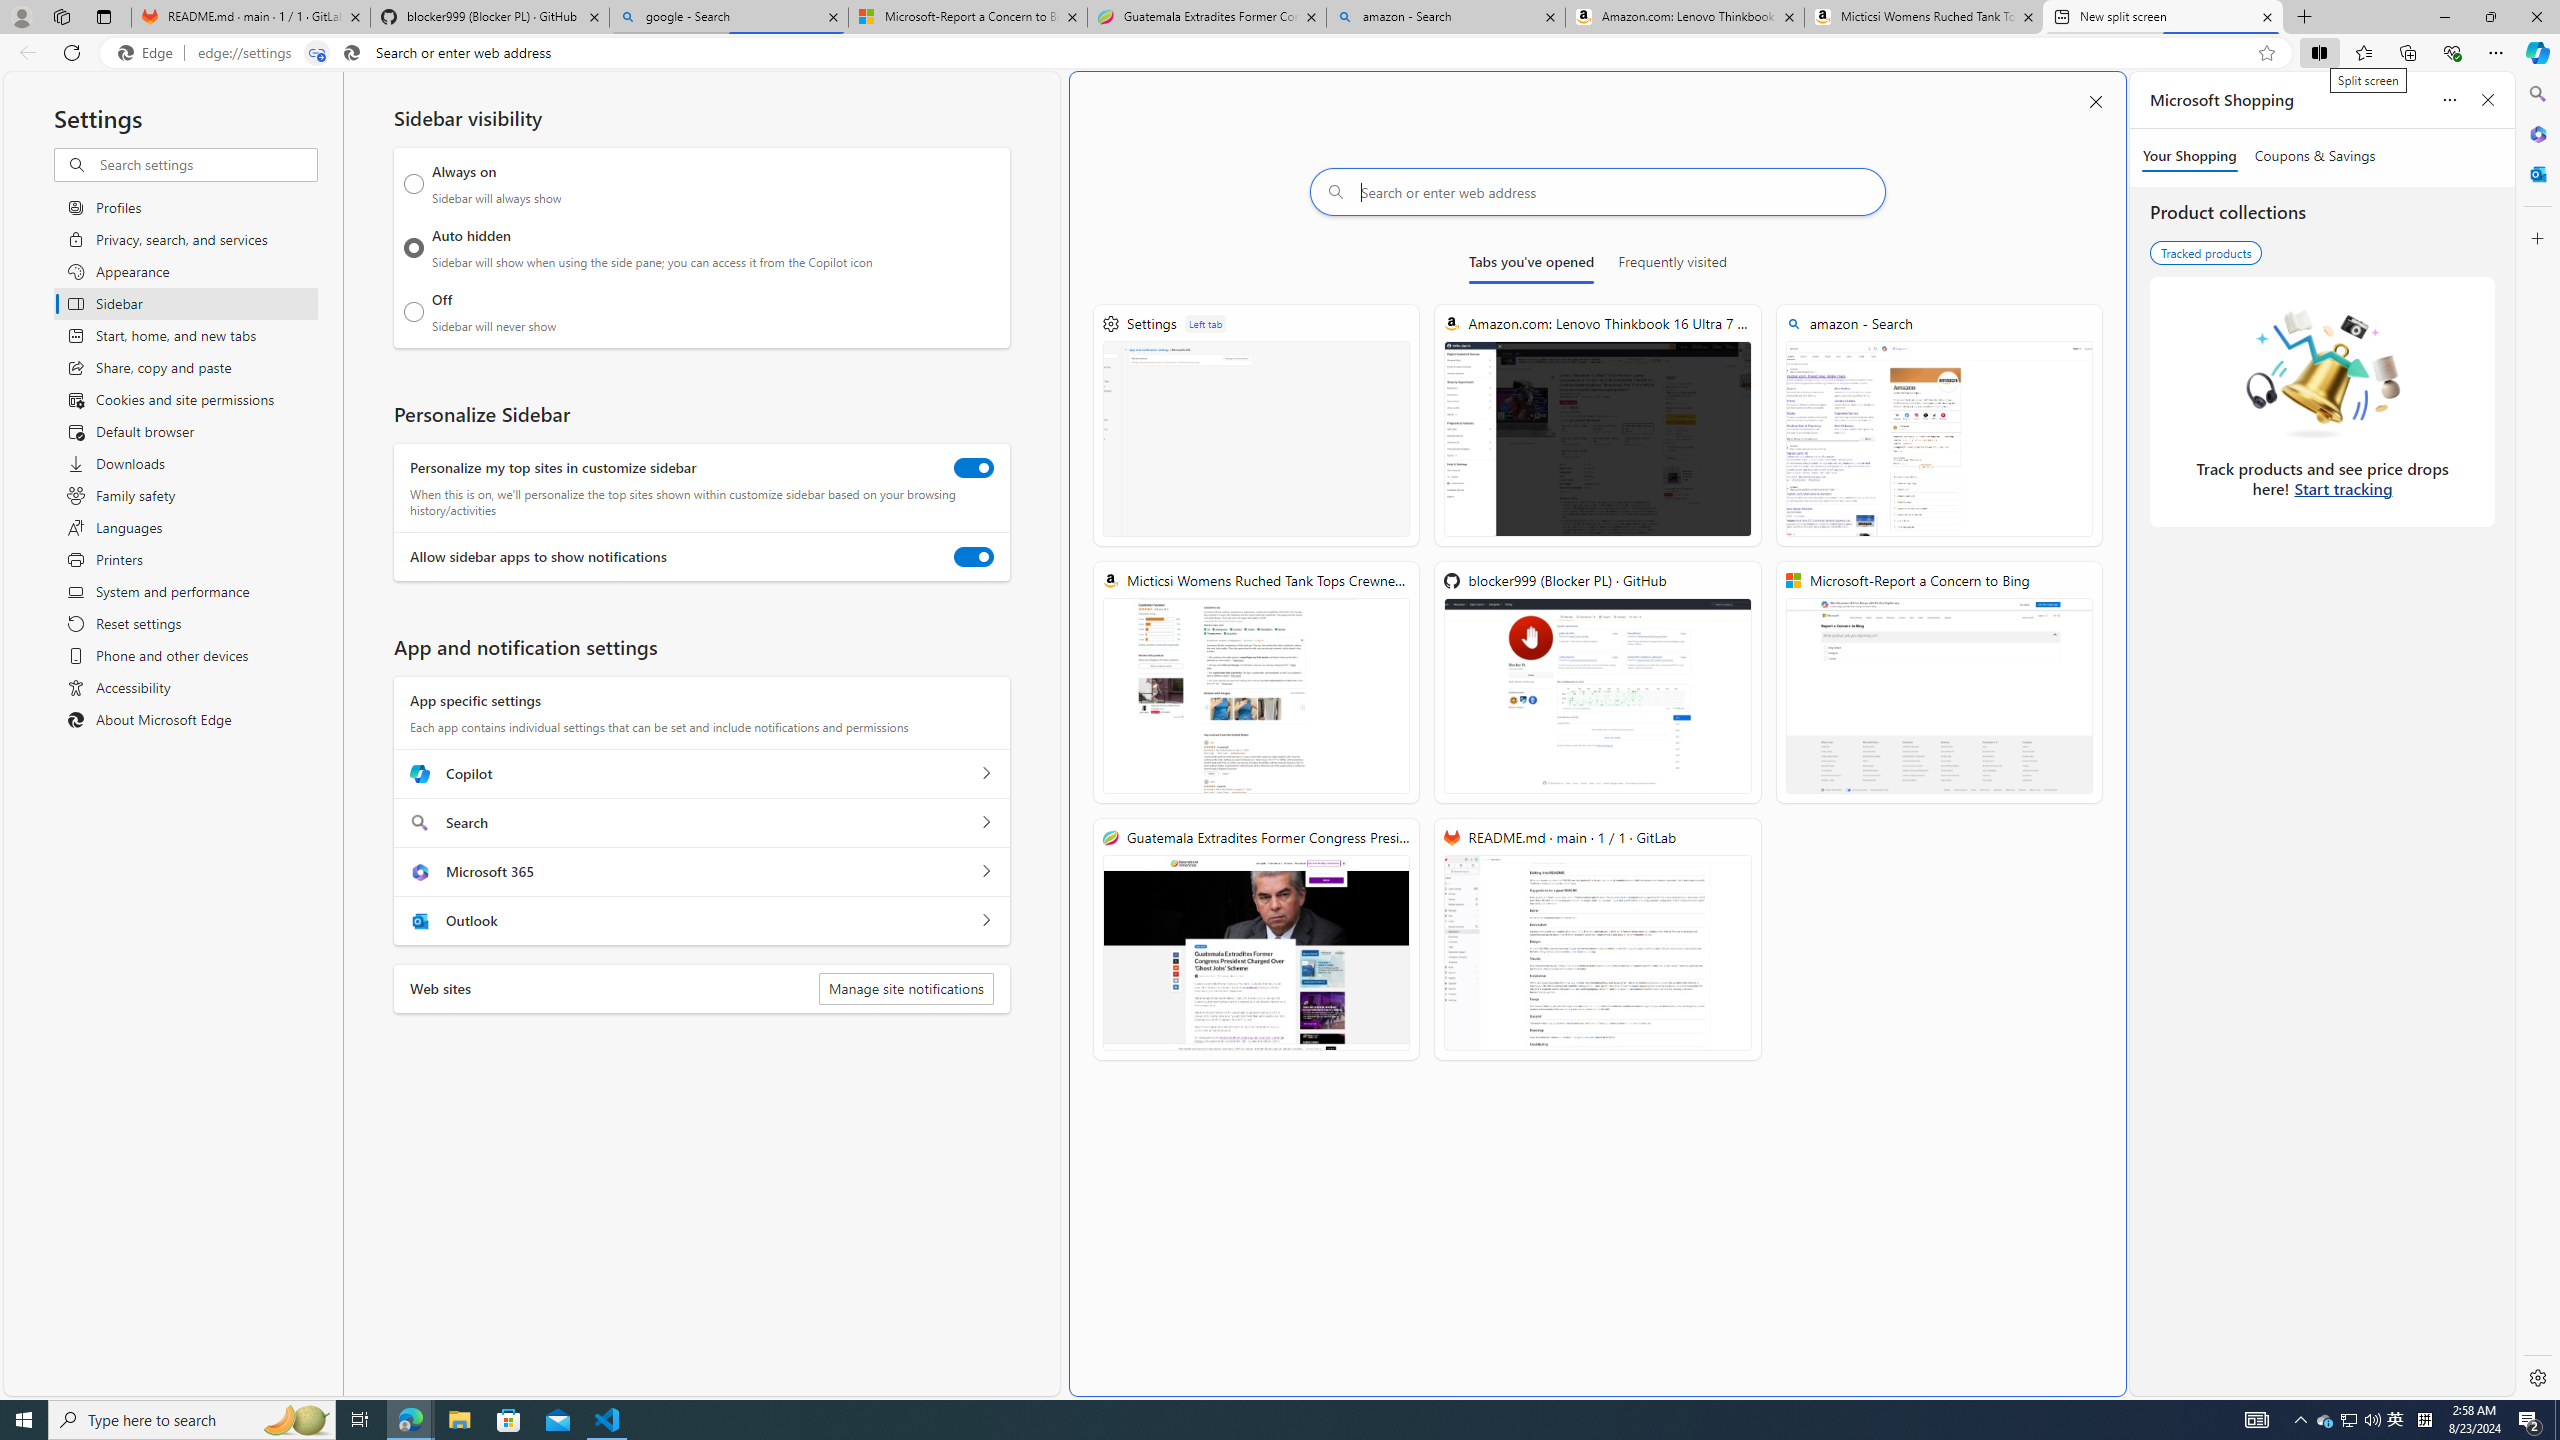 Image resolution: width=2560 pixels, height=1440 pixels. Describe the element at coordinates (2443, 16) in the screenshot. I see `'Minimize'` at that location.